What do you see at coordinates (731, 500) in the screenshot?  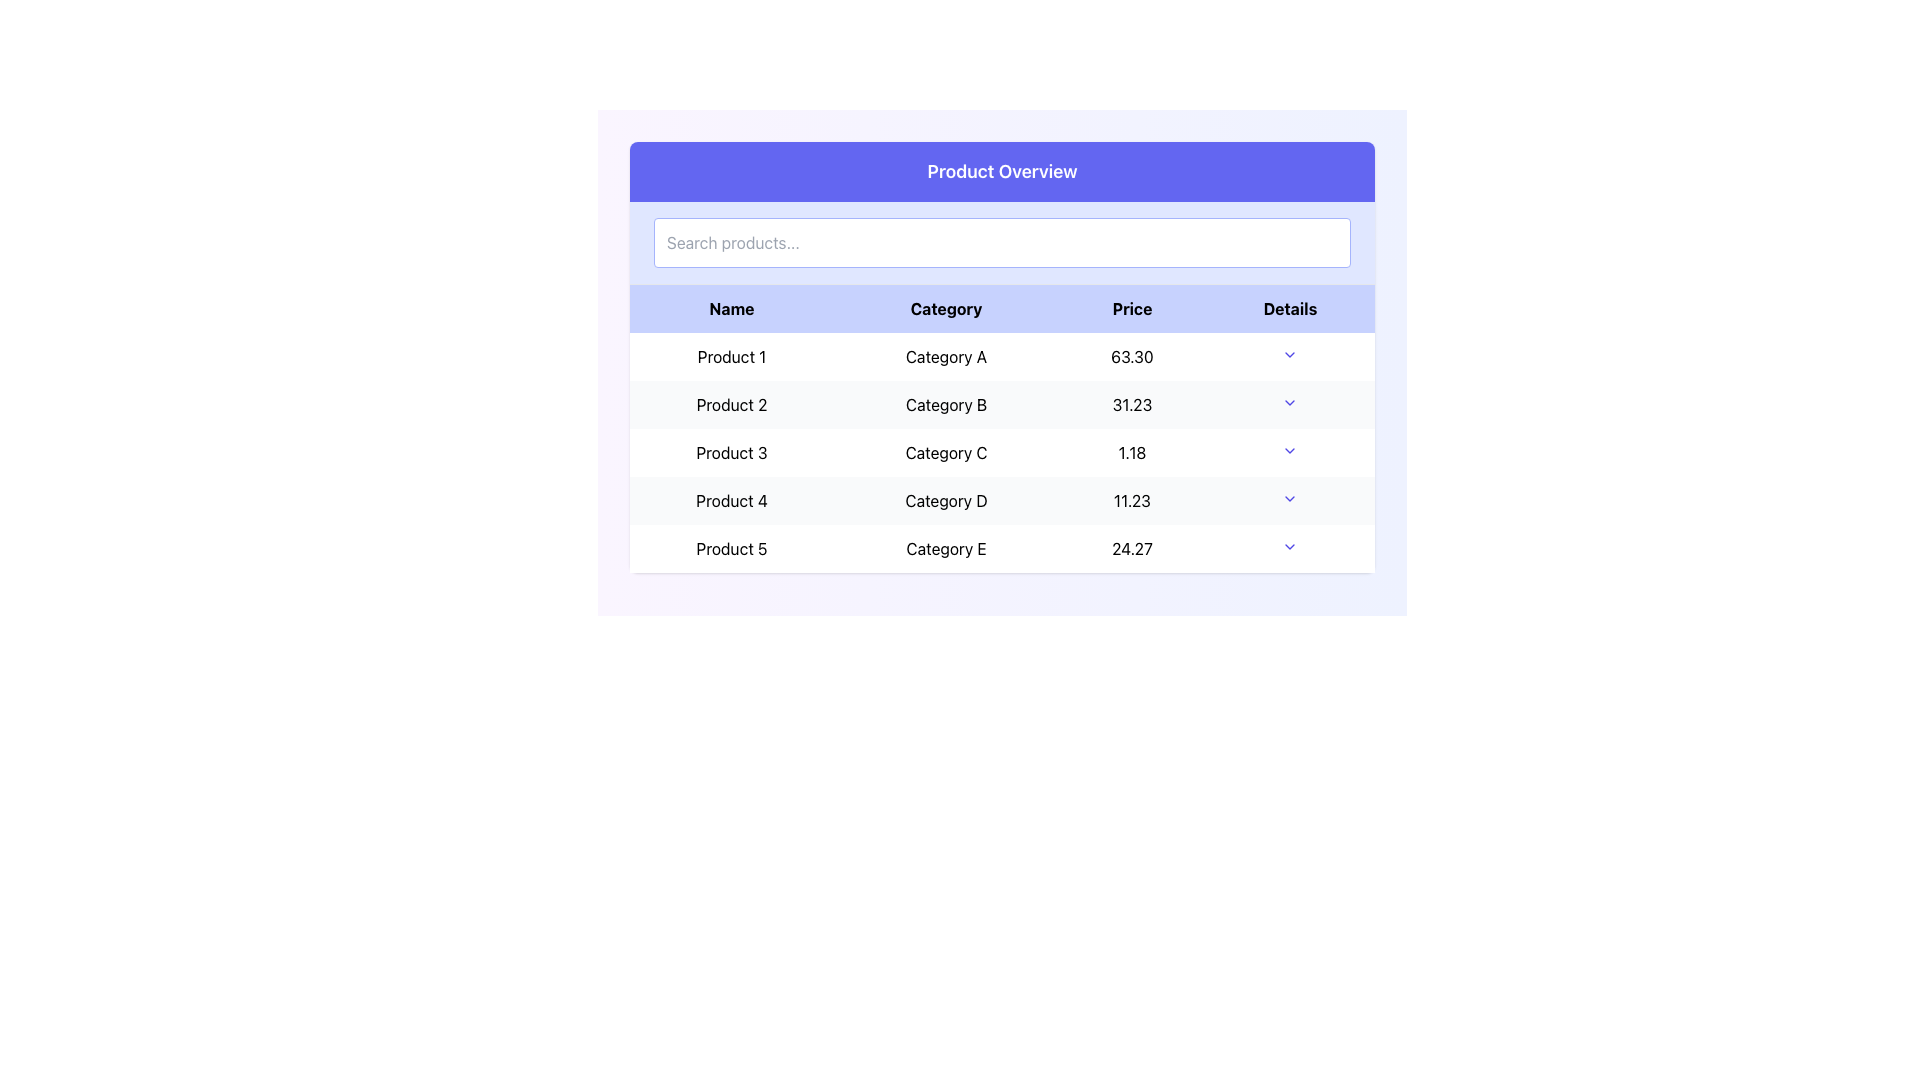 I see `text displayed in the 'Name' column for 'Product 4', which is located in the fourth row of the table` at bounding box center [731, 500].